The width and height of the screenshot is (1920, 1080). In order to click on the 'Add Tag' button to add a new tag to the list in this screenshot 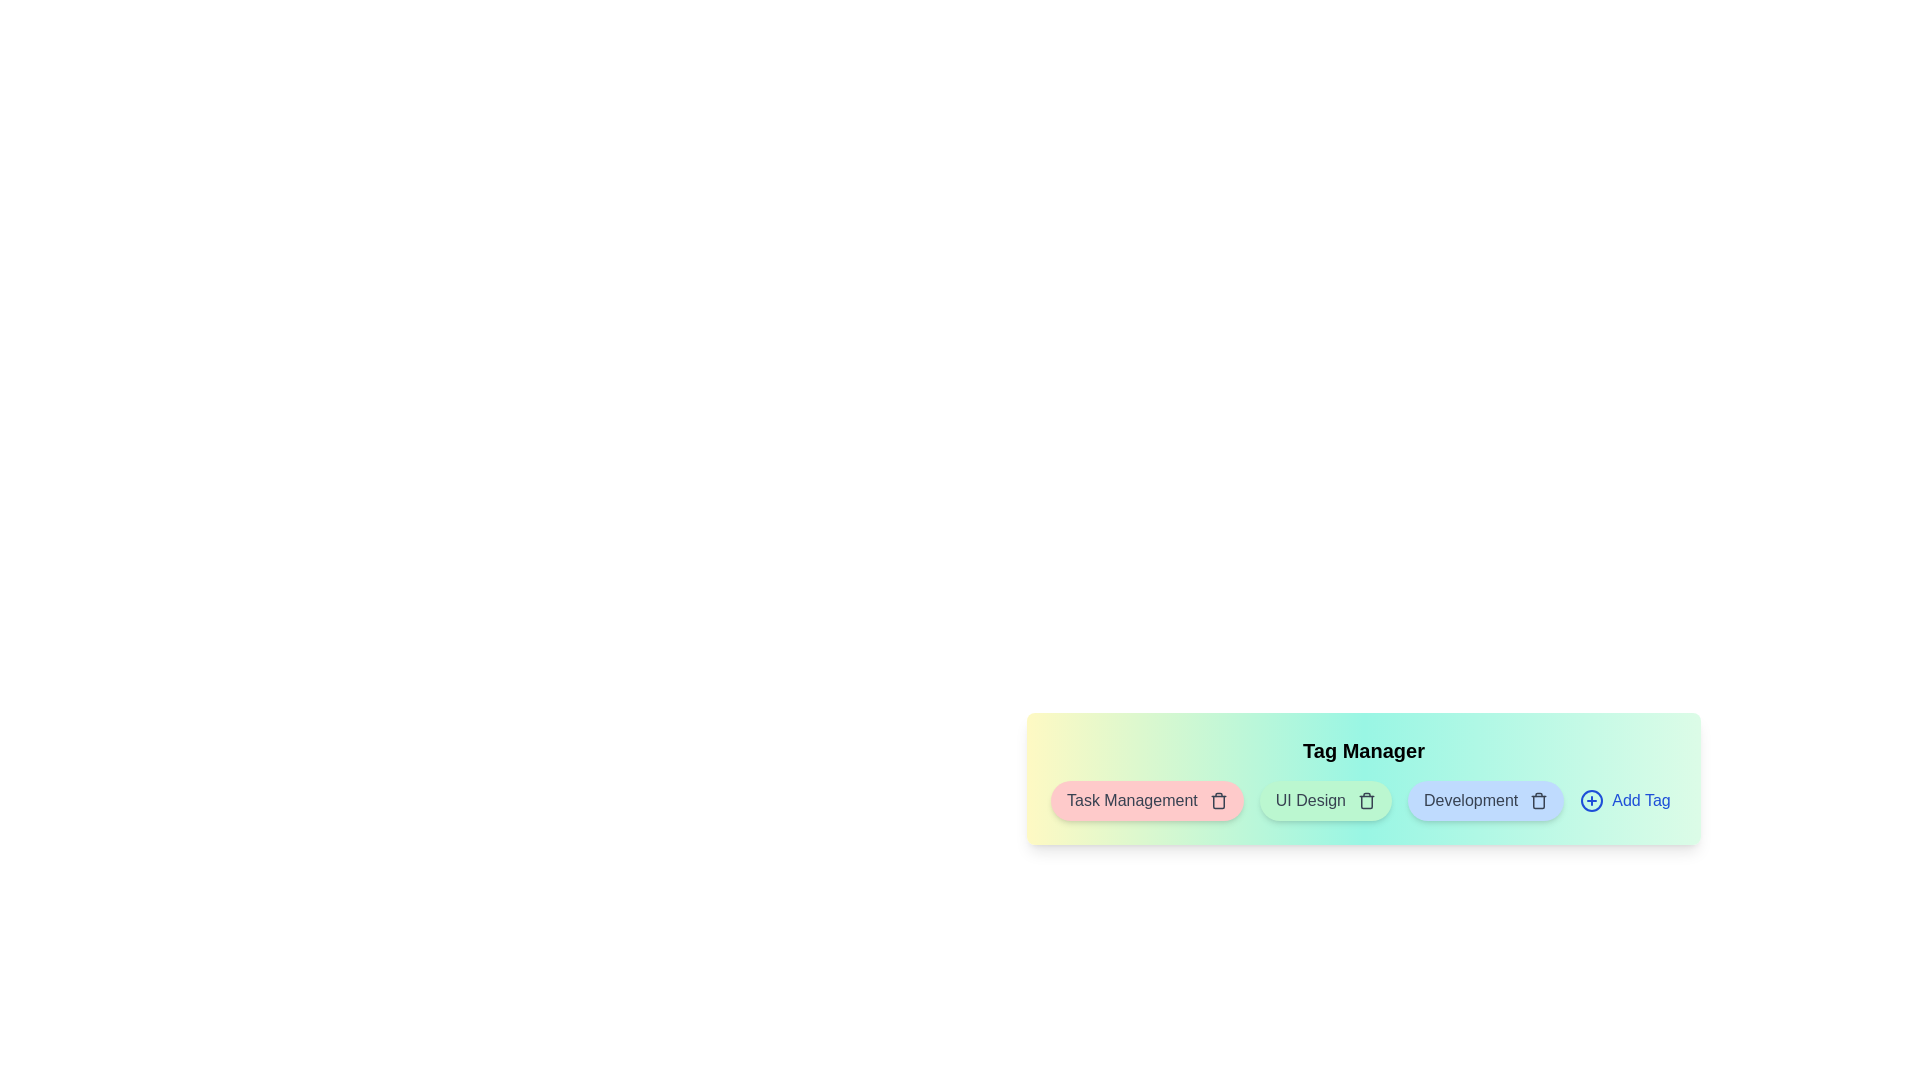, I will do `click(1625, 800)`.